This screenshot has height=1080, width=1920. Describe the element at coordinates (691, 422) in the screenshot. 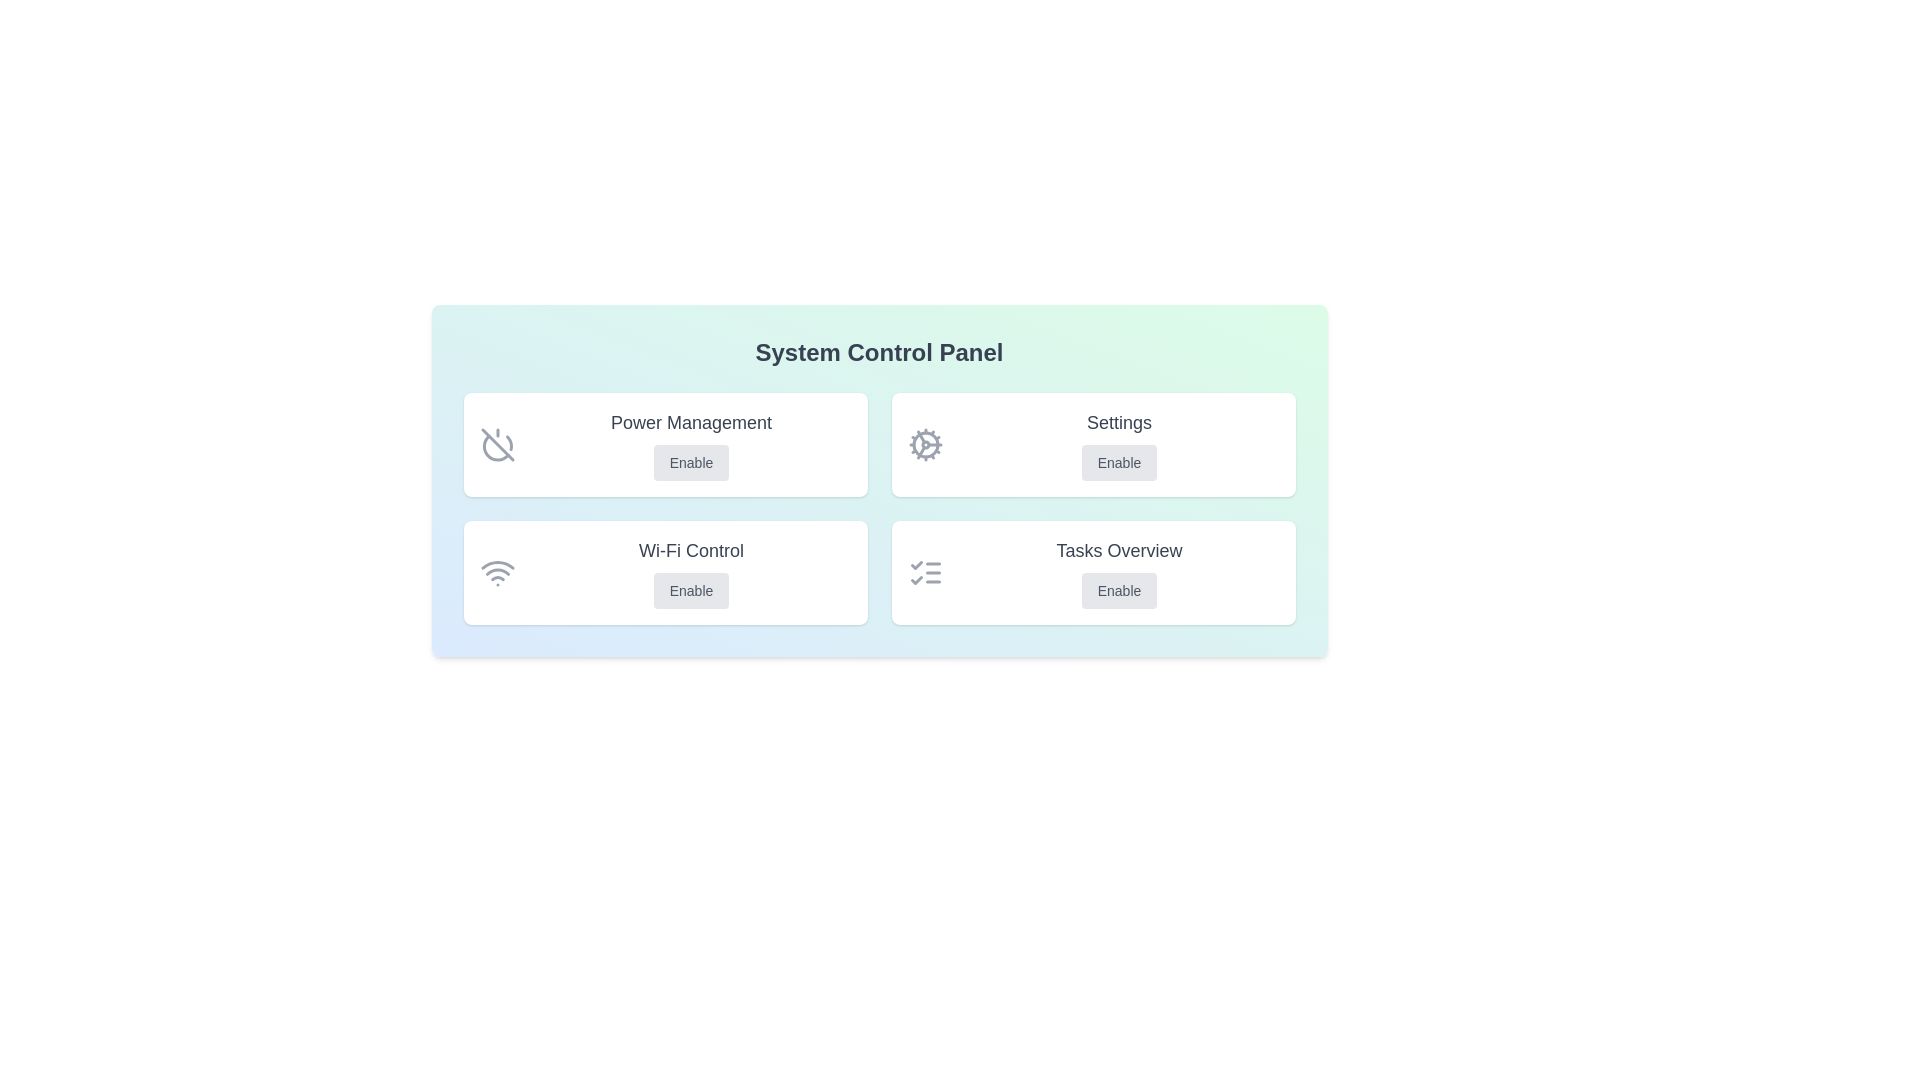

I see `the text label that describes power management functionality, located above the 'Enable' button and next to the associated icon` at that location.